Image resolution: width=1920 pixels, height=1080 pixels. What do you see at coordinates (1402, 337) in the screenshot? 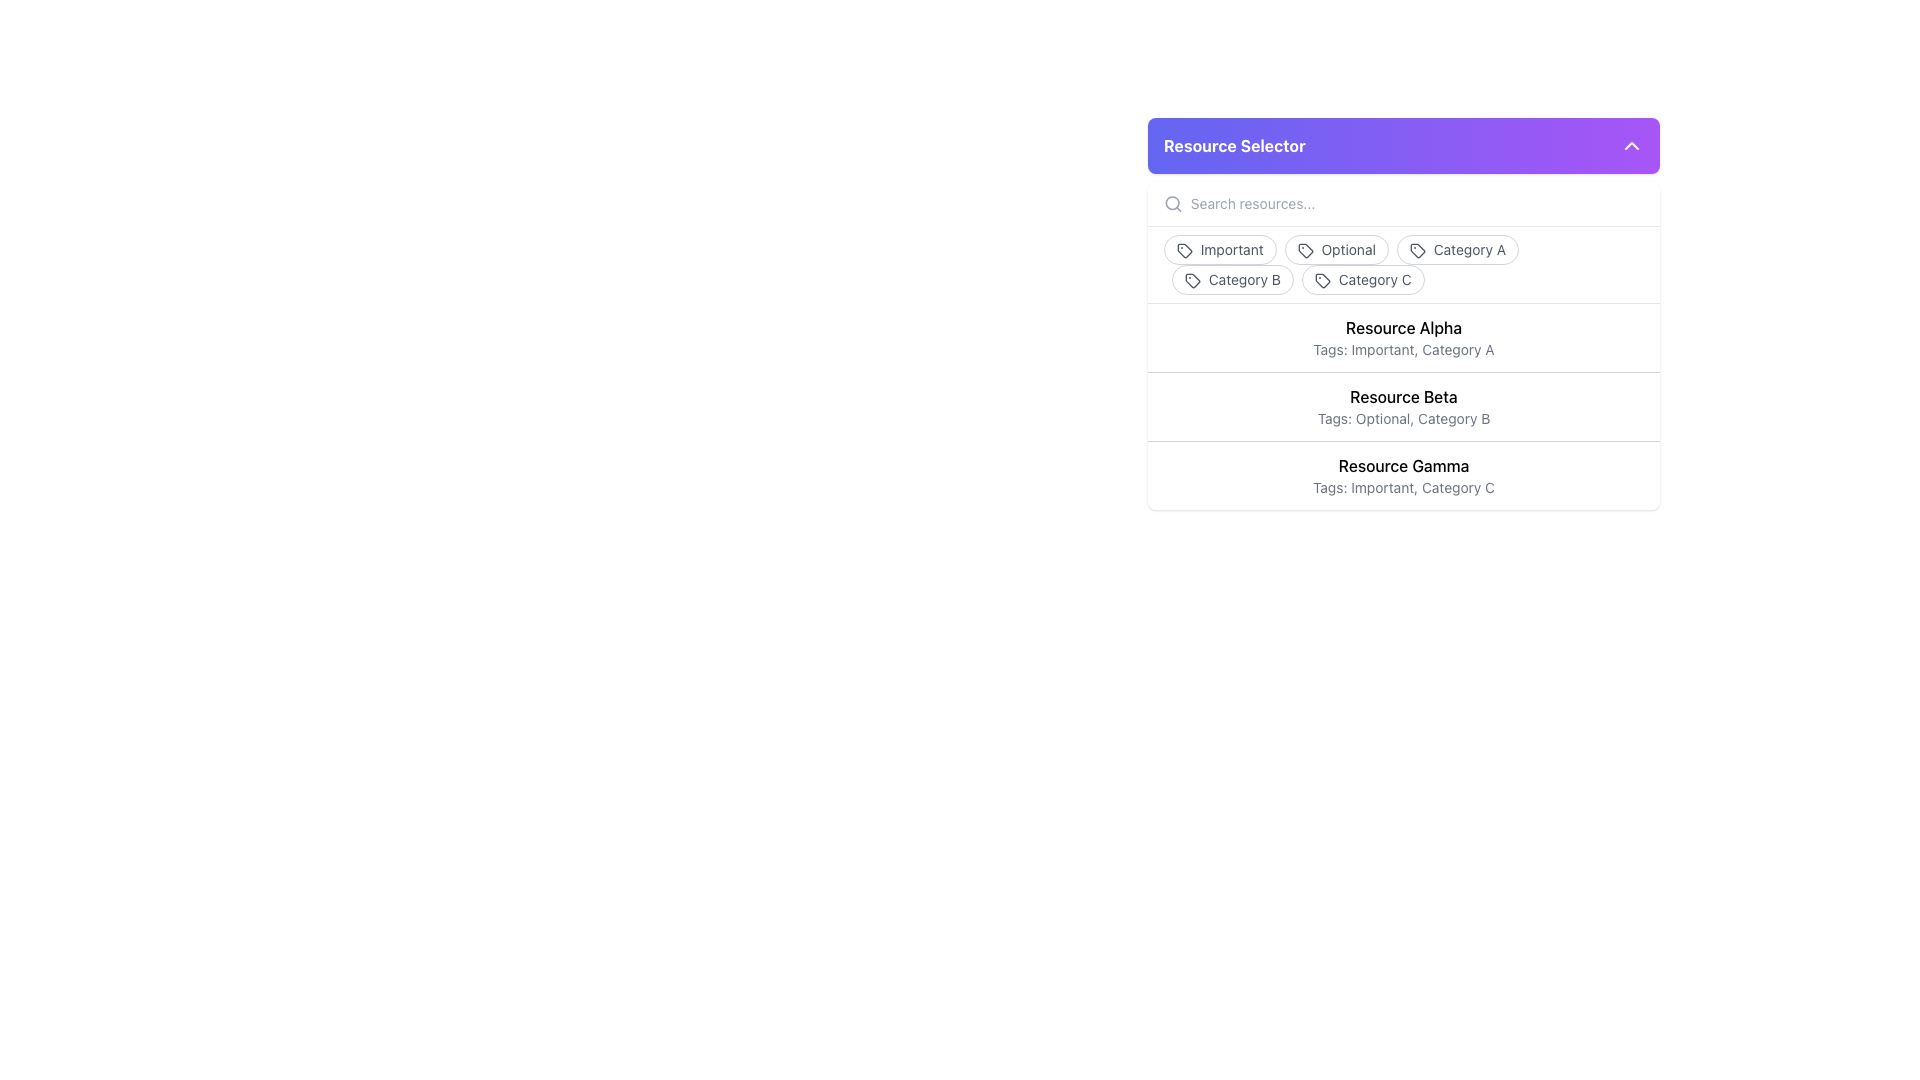
I see `the first selectable resource entry in the list, which displays its name and associated tags for identification` at bounding box center [1402, 337].